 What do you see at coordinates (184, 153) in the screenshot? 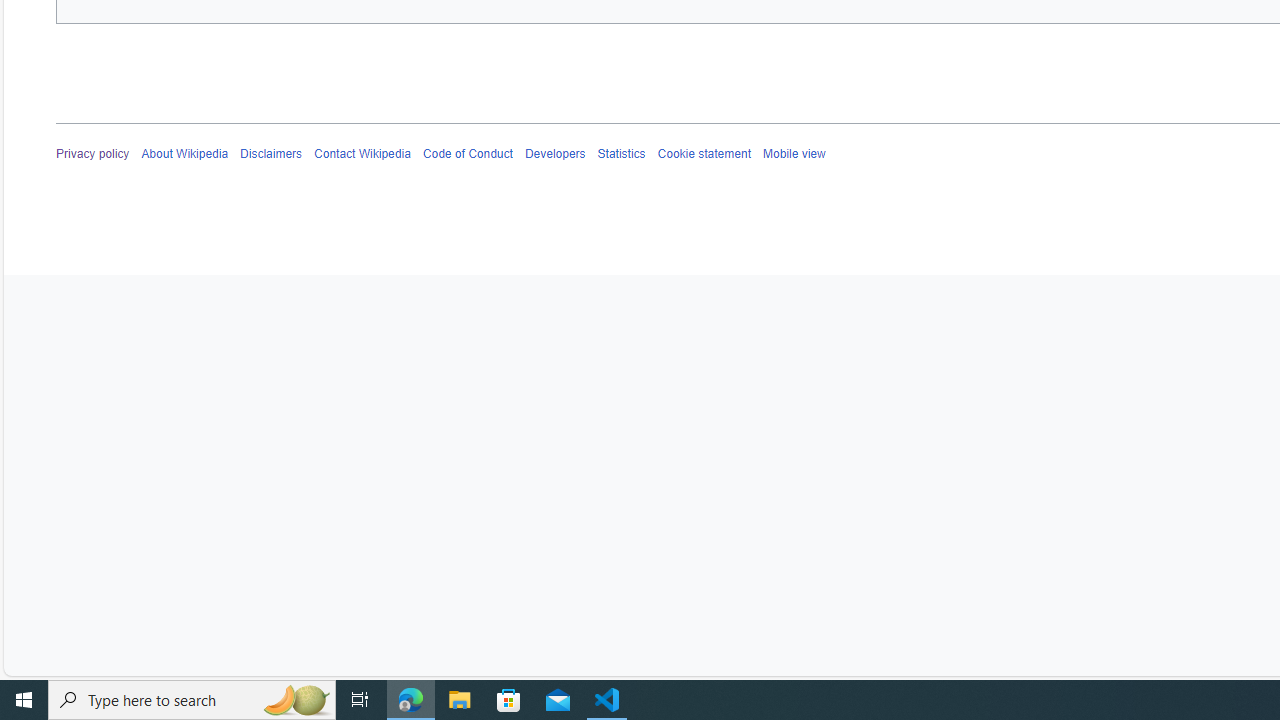
I see `'About Wikipedia'` at bounding box center [184, 153].